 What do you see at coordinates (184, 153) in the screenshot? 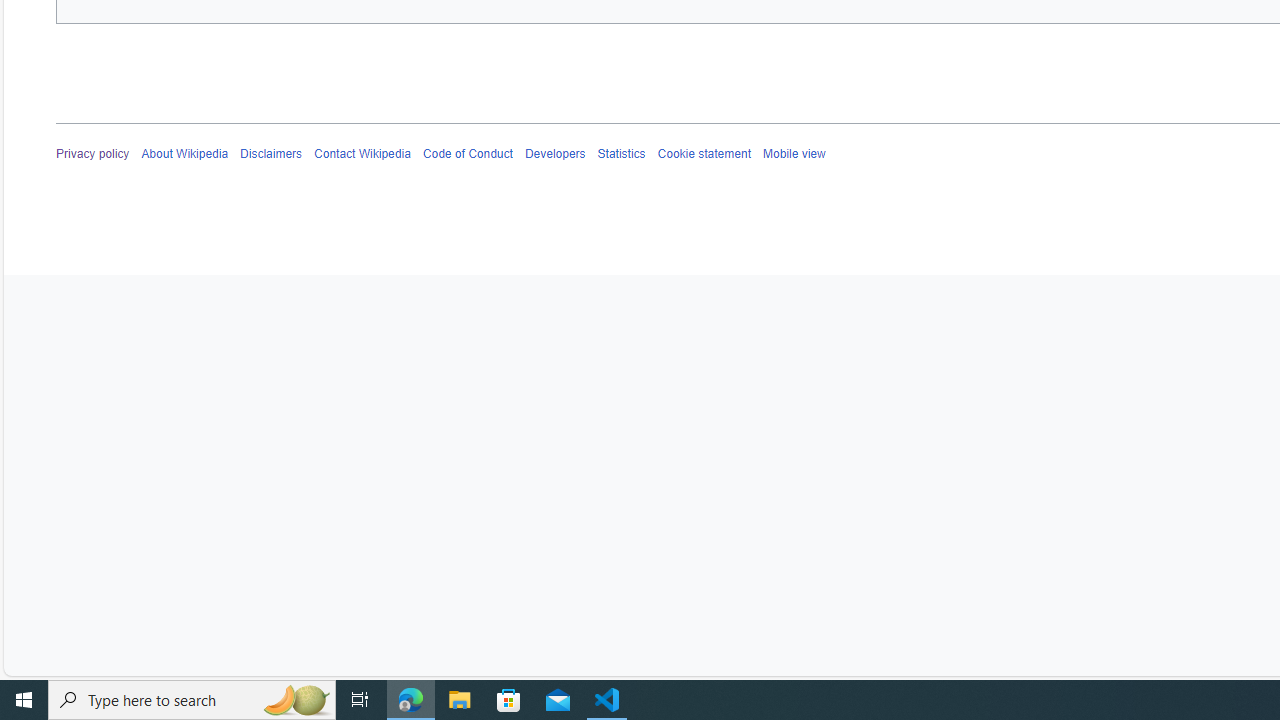
I see `'About Wikipedia'` at bounding box center [184, 153].